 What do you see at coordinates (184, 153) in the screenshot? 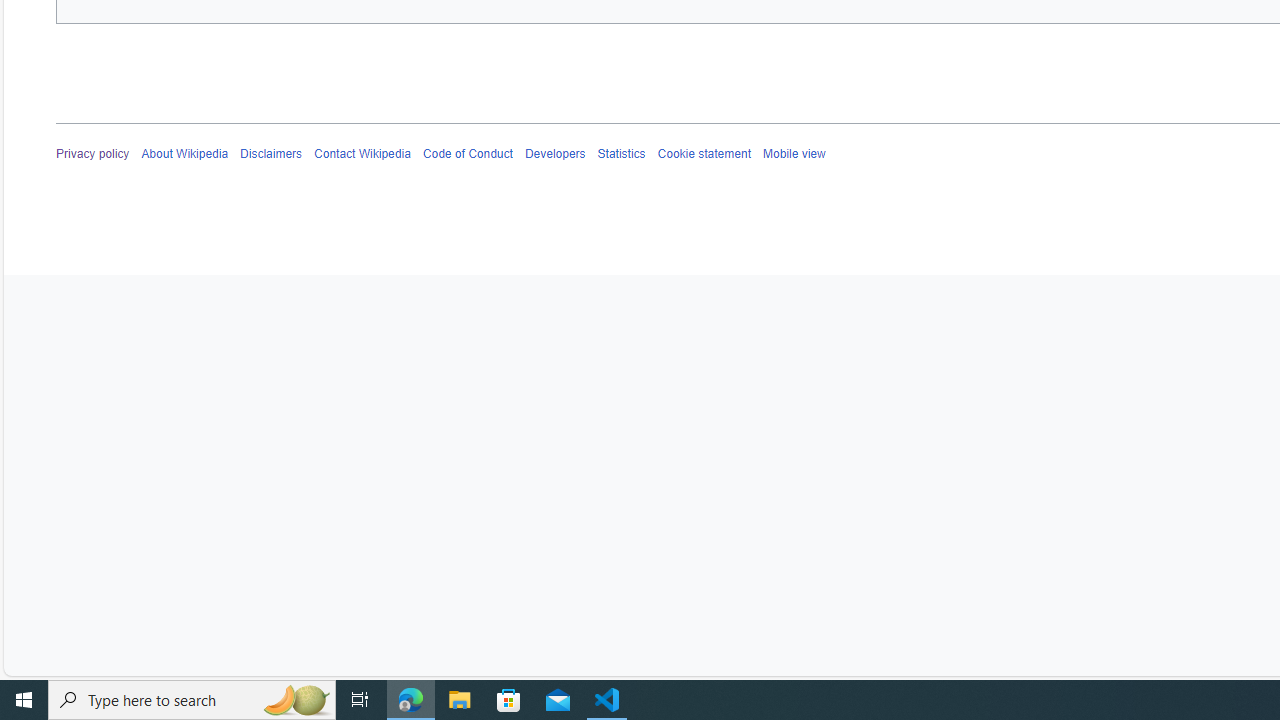
I see `'About Wikipedia'` at bounding box center [184, 153].